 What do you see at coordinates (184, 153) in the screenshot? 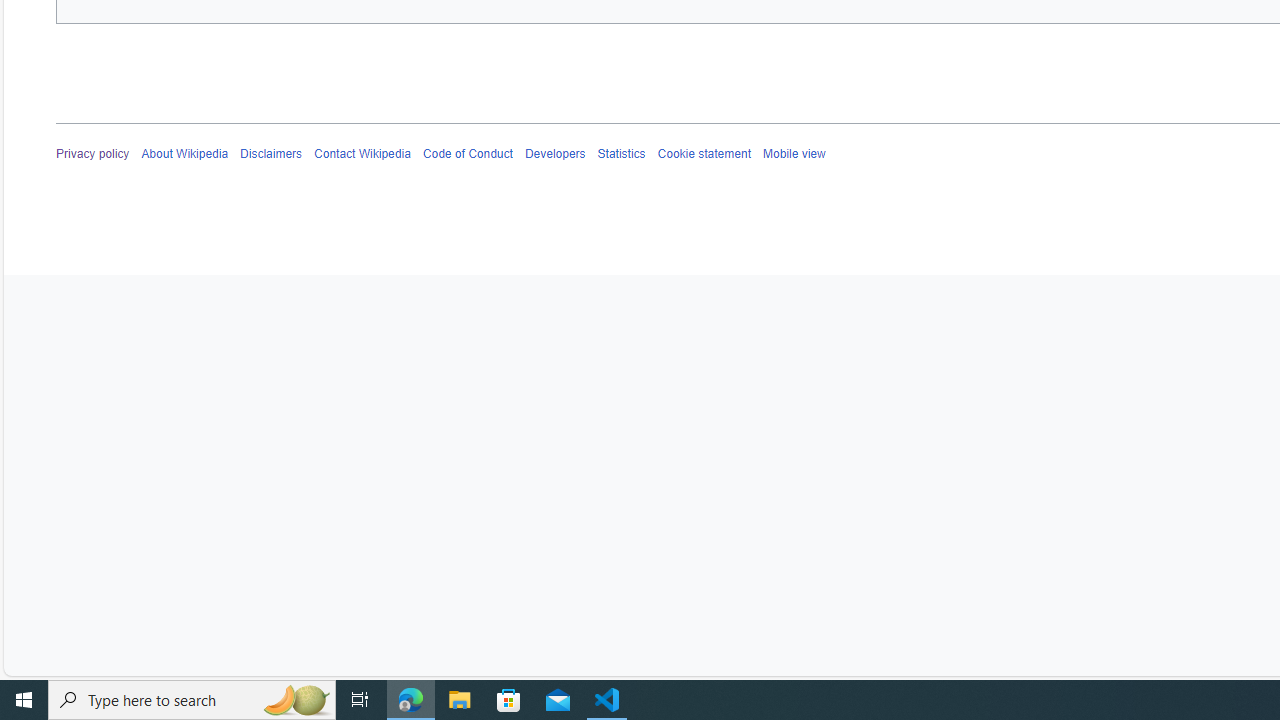
I see `'About Wikipedia'` at bounding box center [184, 153].